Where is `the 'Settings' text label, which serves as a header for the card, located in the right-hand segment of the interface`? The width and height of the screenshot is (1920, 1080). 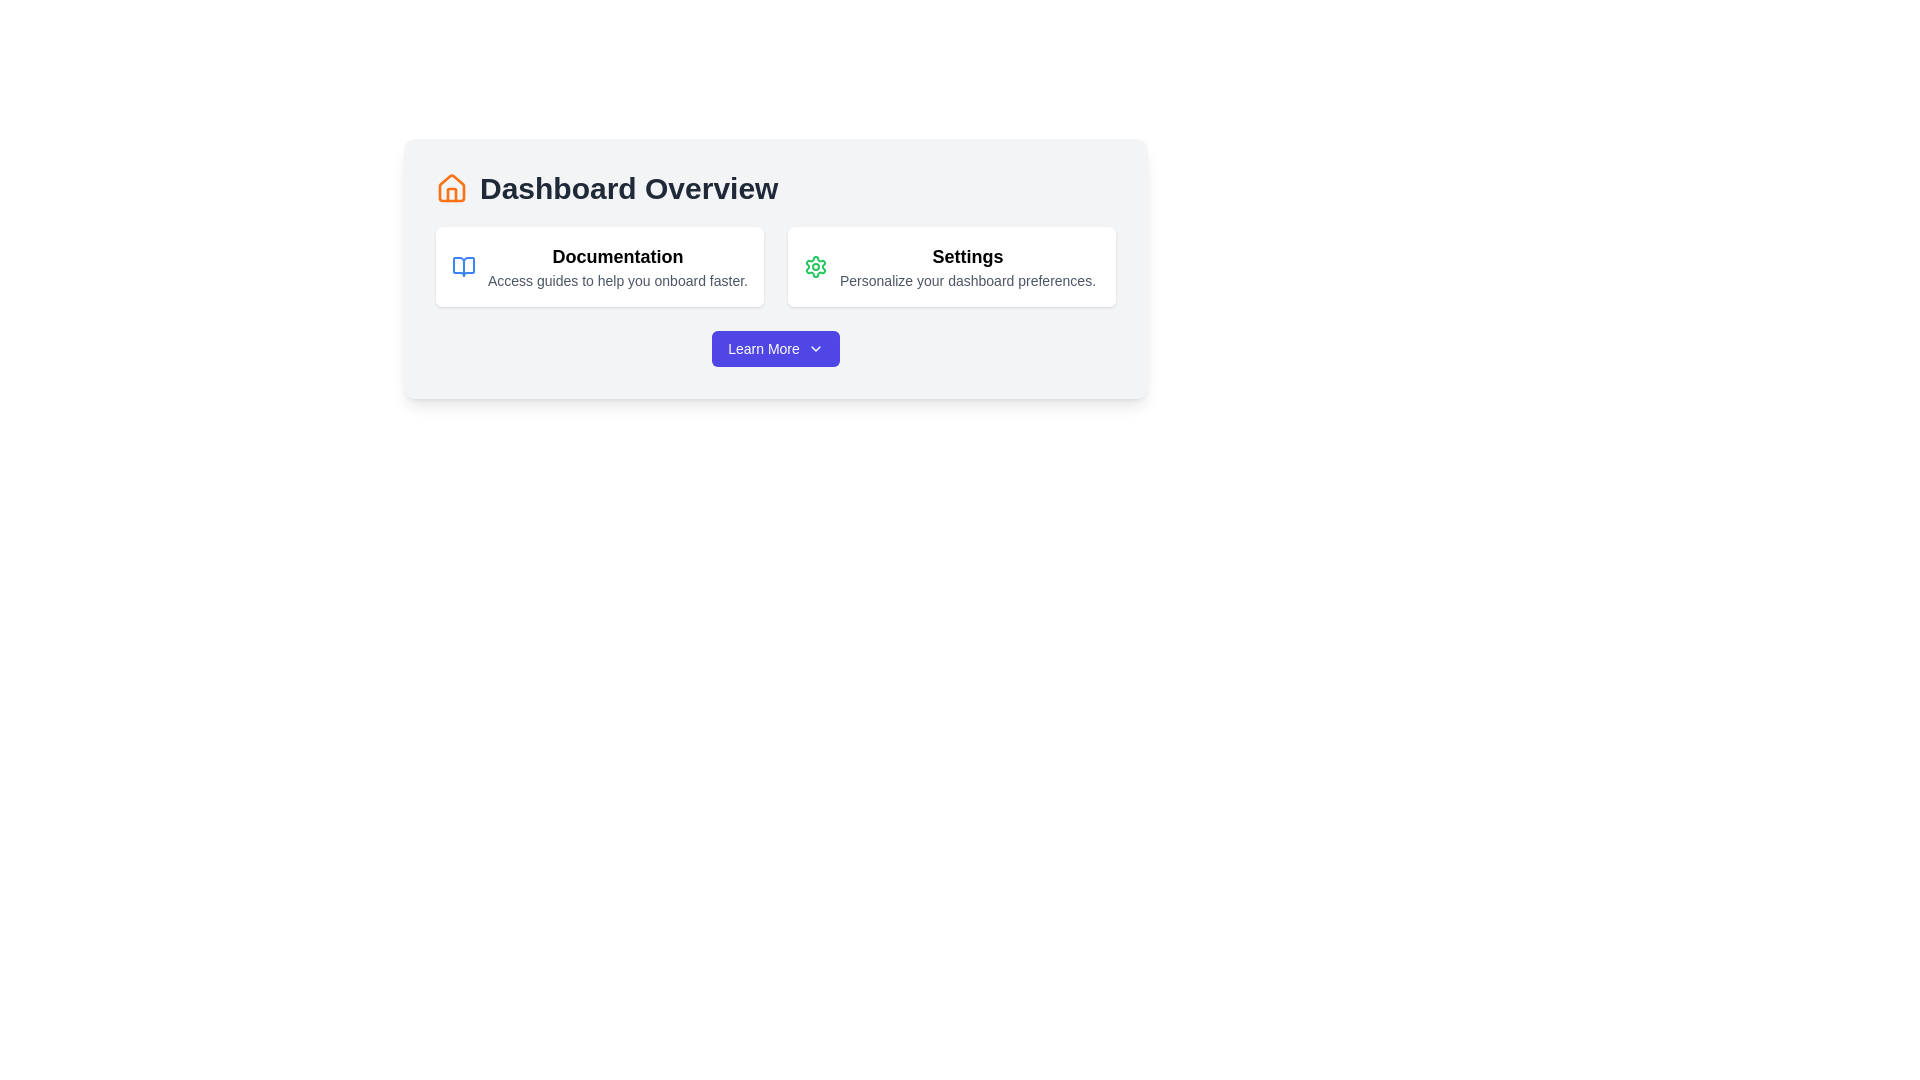
the 'Settings' text label, which serves as a header for the card, located in the right-hand segment of the interface is located at coordinates (968, 256).